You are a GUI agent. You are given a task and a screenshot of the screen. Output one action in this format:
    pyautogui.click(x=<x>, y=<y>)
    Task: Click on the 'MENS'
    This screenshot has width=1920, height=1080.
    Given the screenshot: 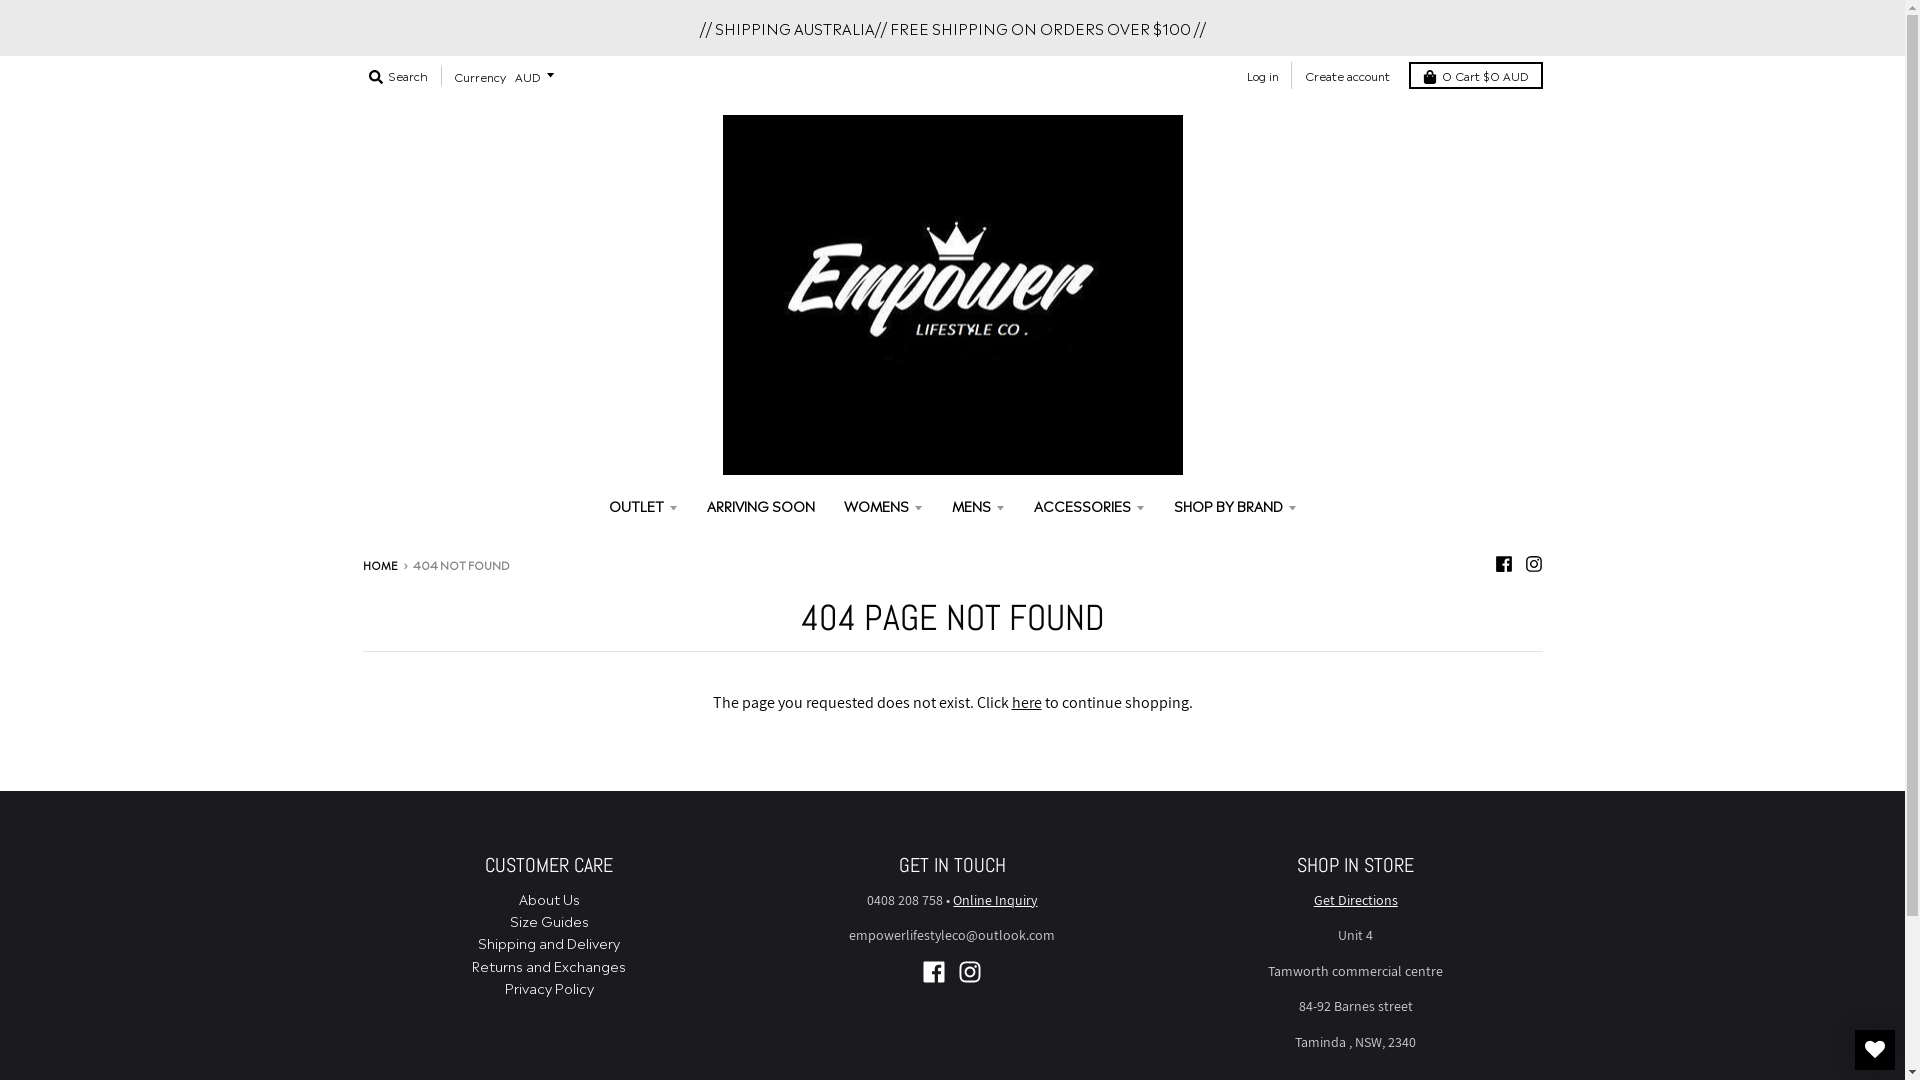 What is the action you would take?
    pyautogui.click(x=977, y=504)
    